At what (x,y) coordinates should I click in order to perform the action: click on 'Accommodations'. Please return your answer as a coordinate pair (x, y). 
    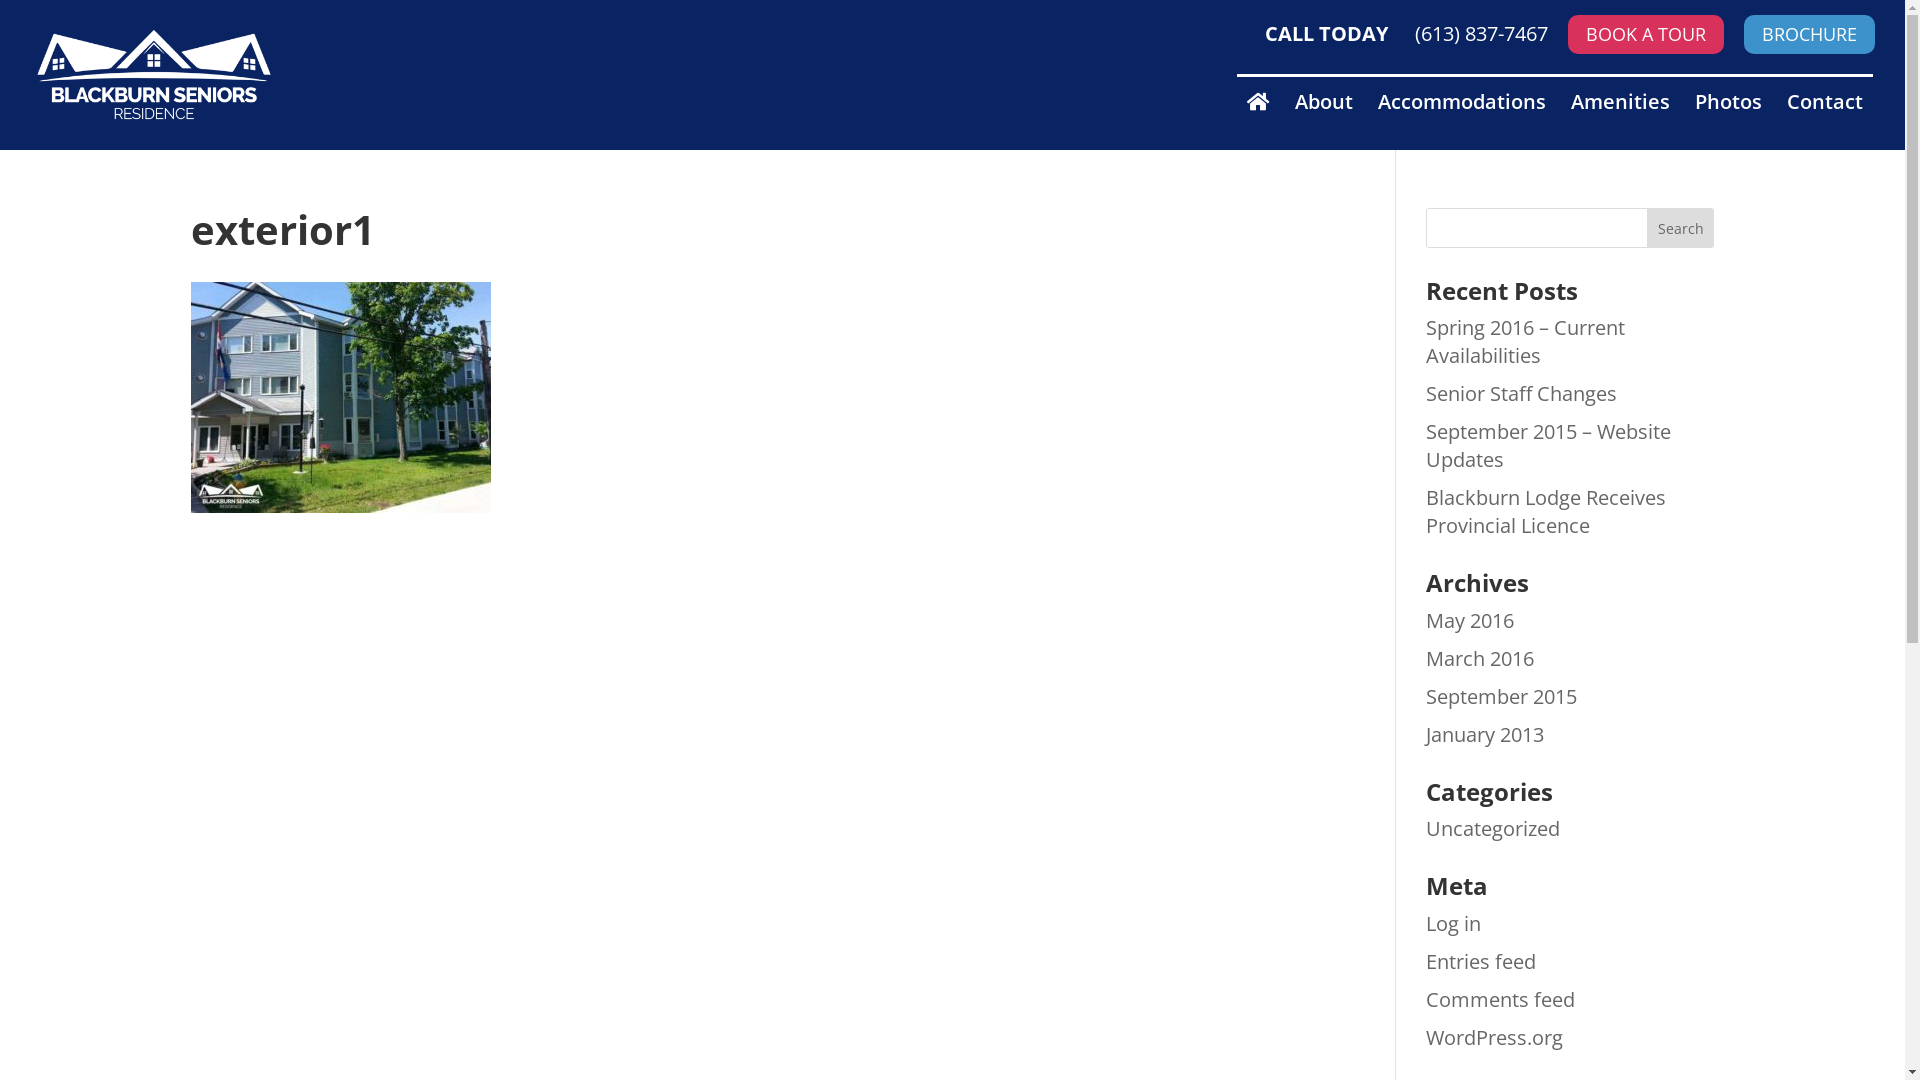
    Looking at the image, I should click on (1462, 120).